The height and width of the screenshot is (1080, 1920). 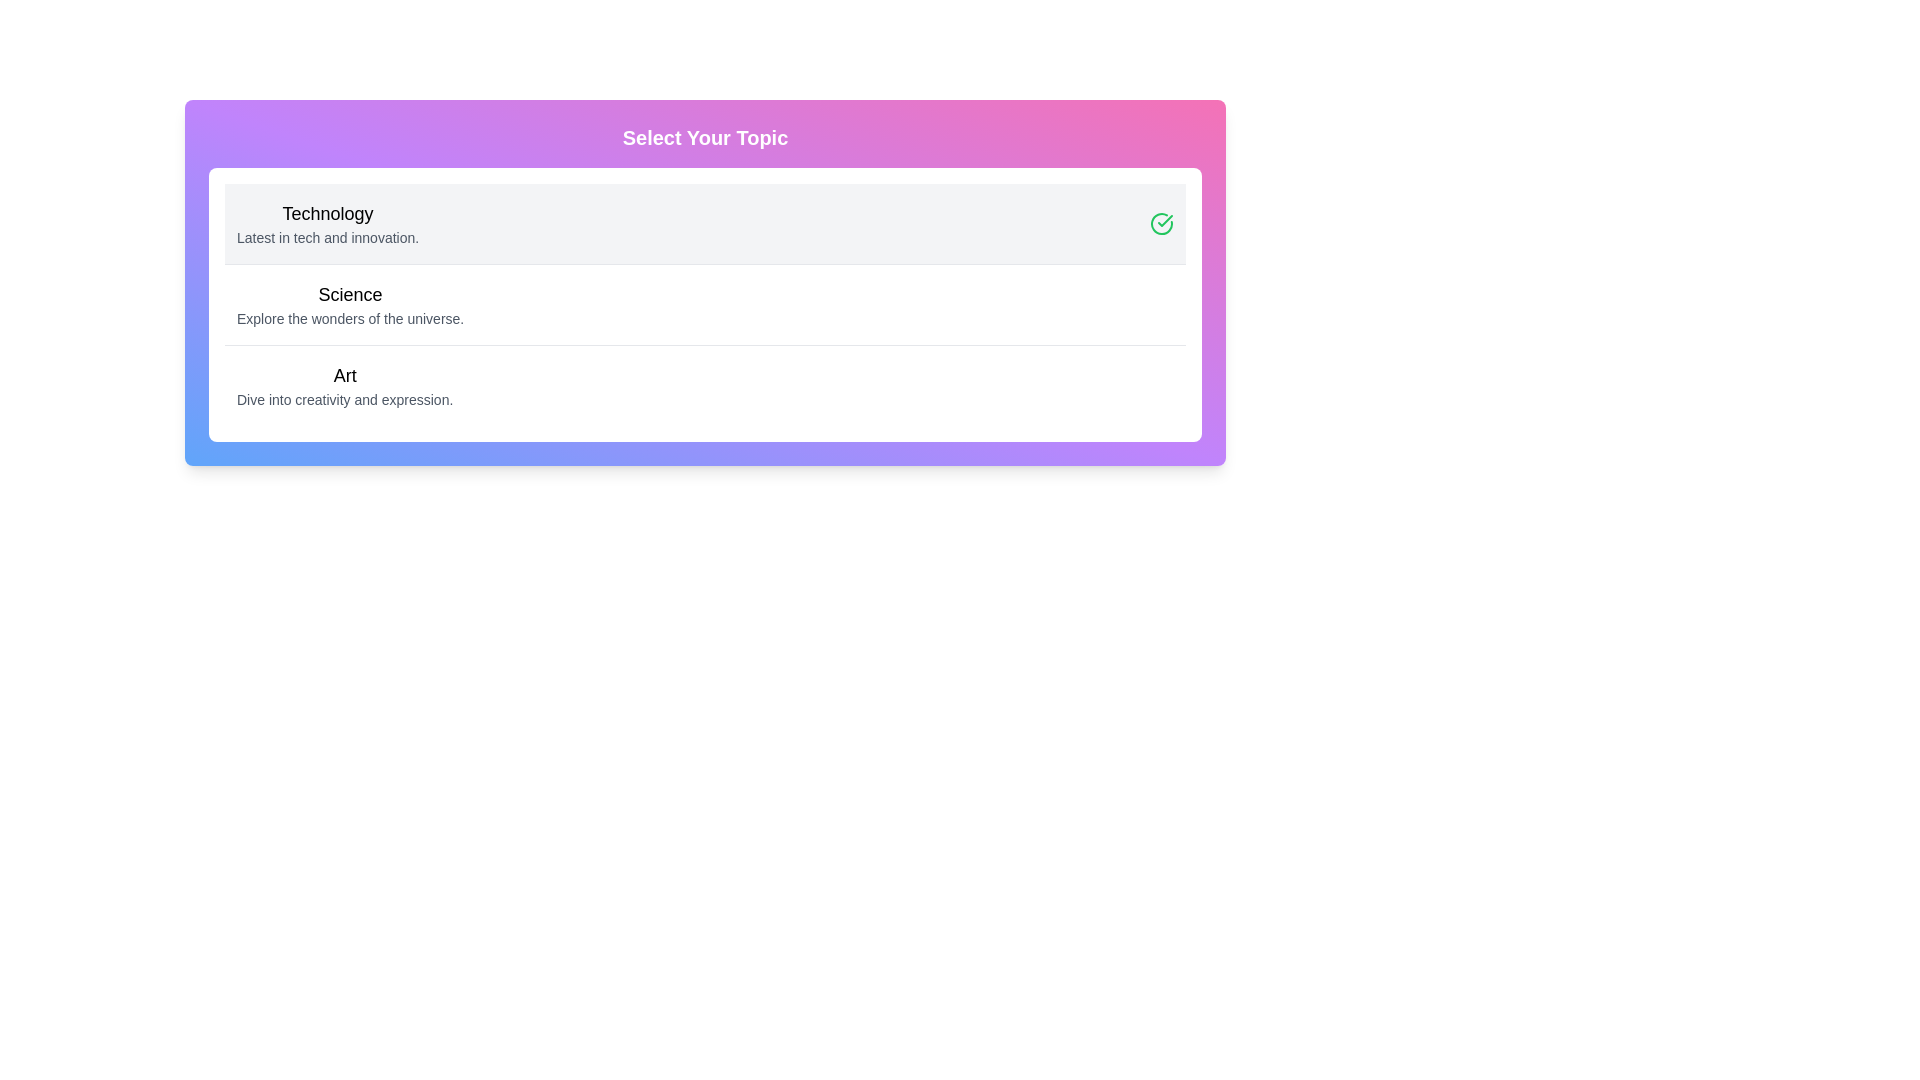 I want to click on the 'Science' topic selection option, which is the second item in the list of topics, so click(x=350, y=304).